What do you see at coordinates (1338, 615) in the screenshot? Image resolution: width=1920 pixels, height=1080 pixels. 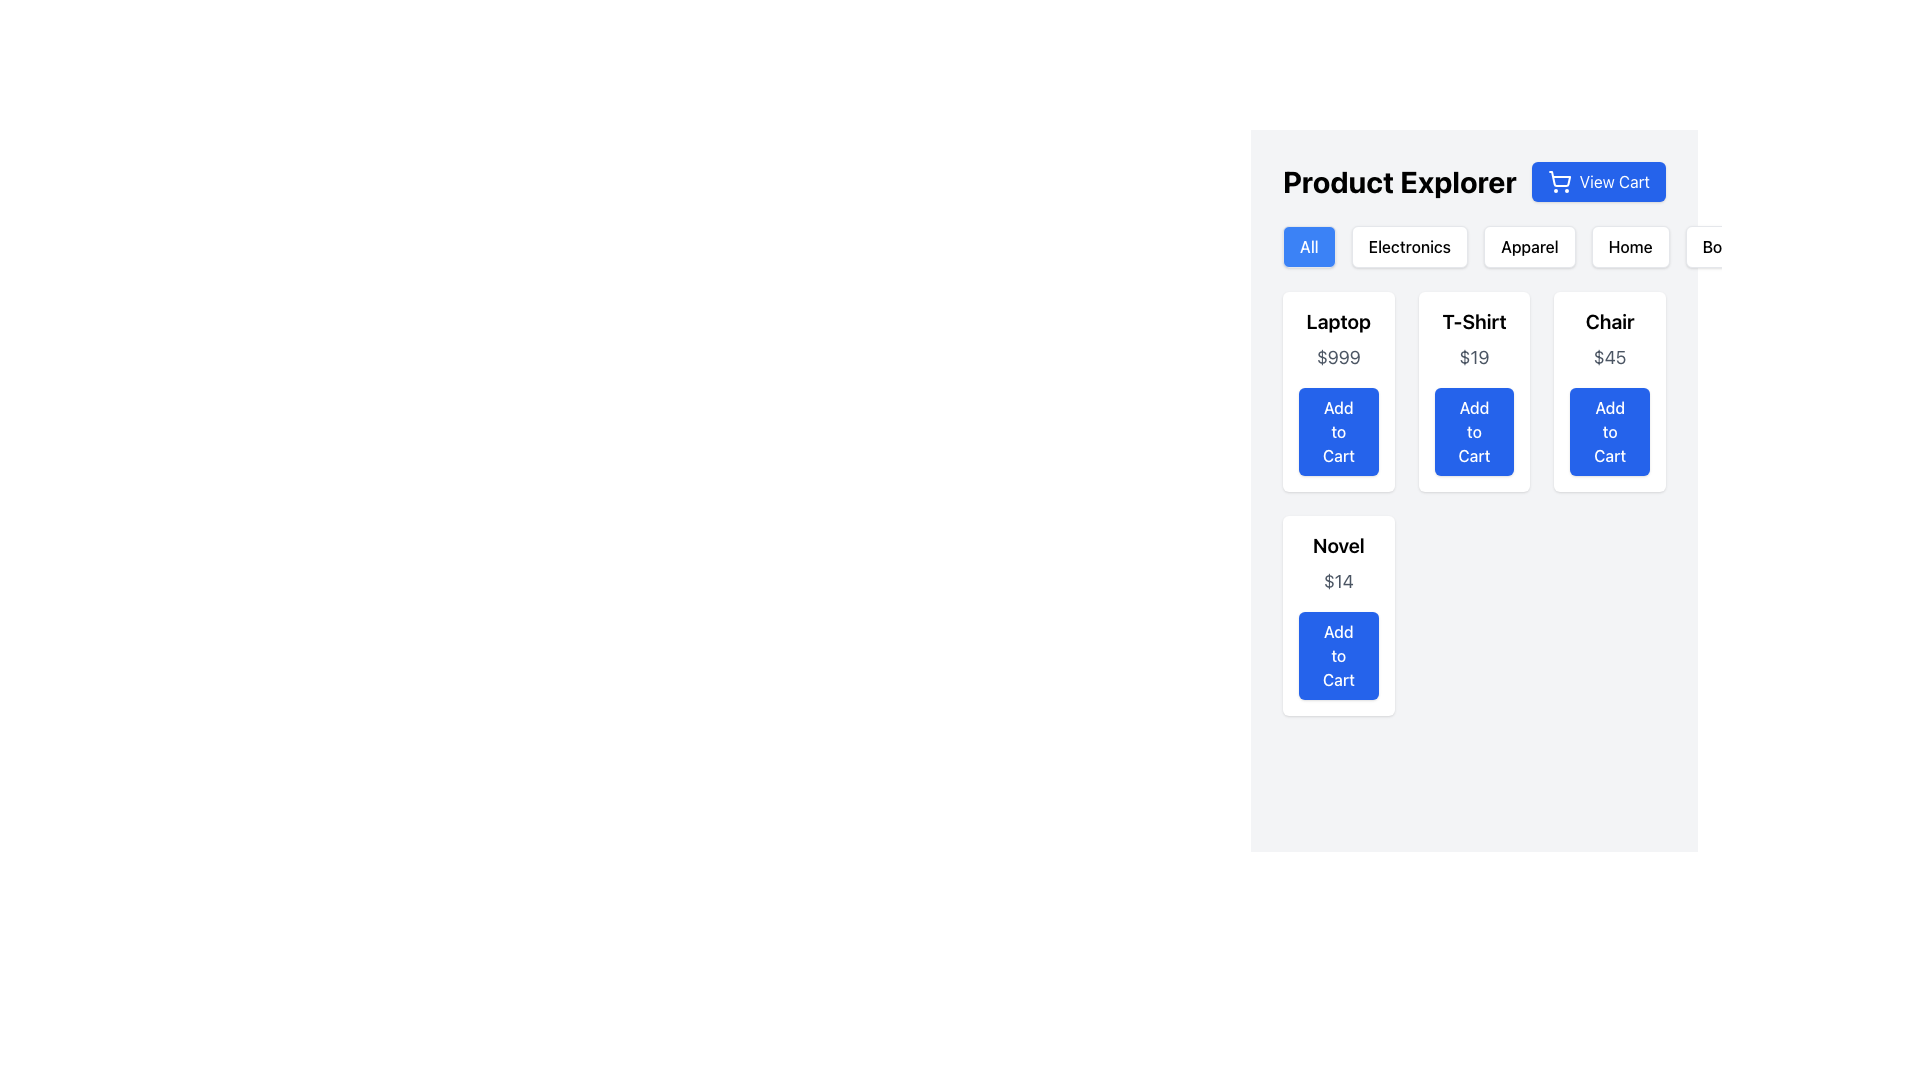 I see `the 'Add to Cart' button on the Product card titled 'Novel', which is located at the fourth position in the grid of cards` at bounding box center [1338, 615].